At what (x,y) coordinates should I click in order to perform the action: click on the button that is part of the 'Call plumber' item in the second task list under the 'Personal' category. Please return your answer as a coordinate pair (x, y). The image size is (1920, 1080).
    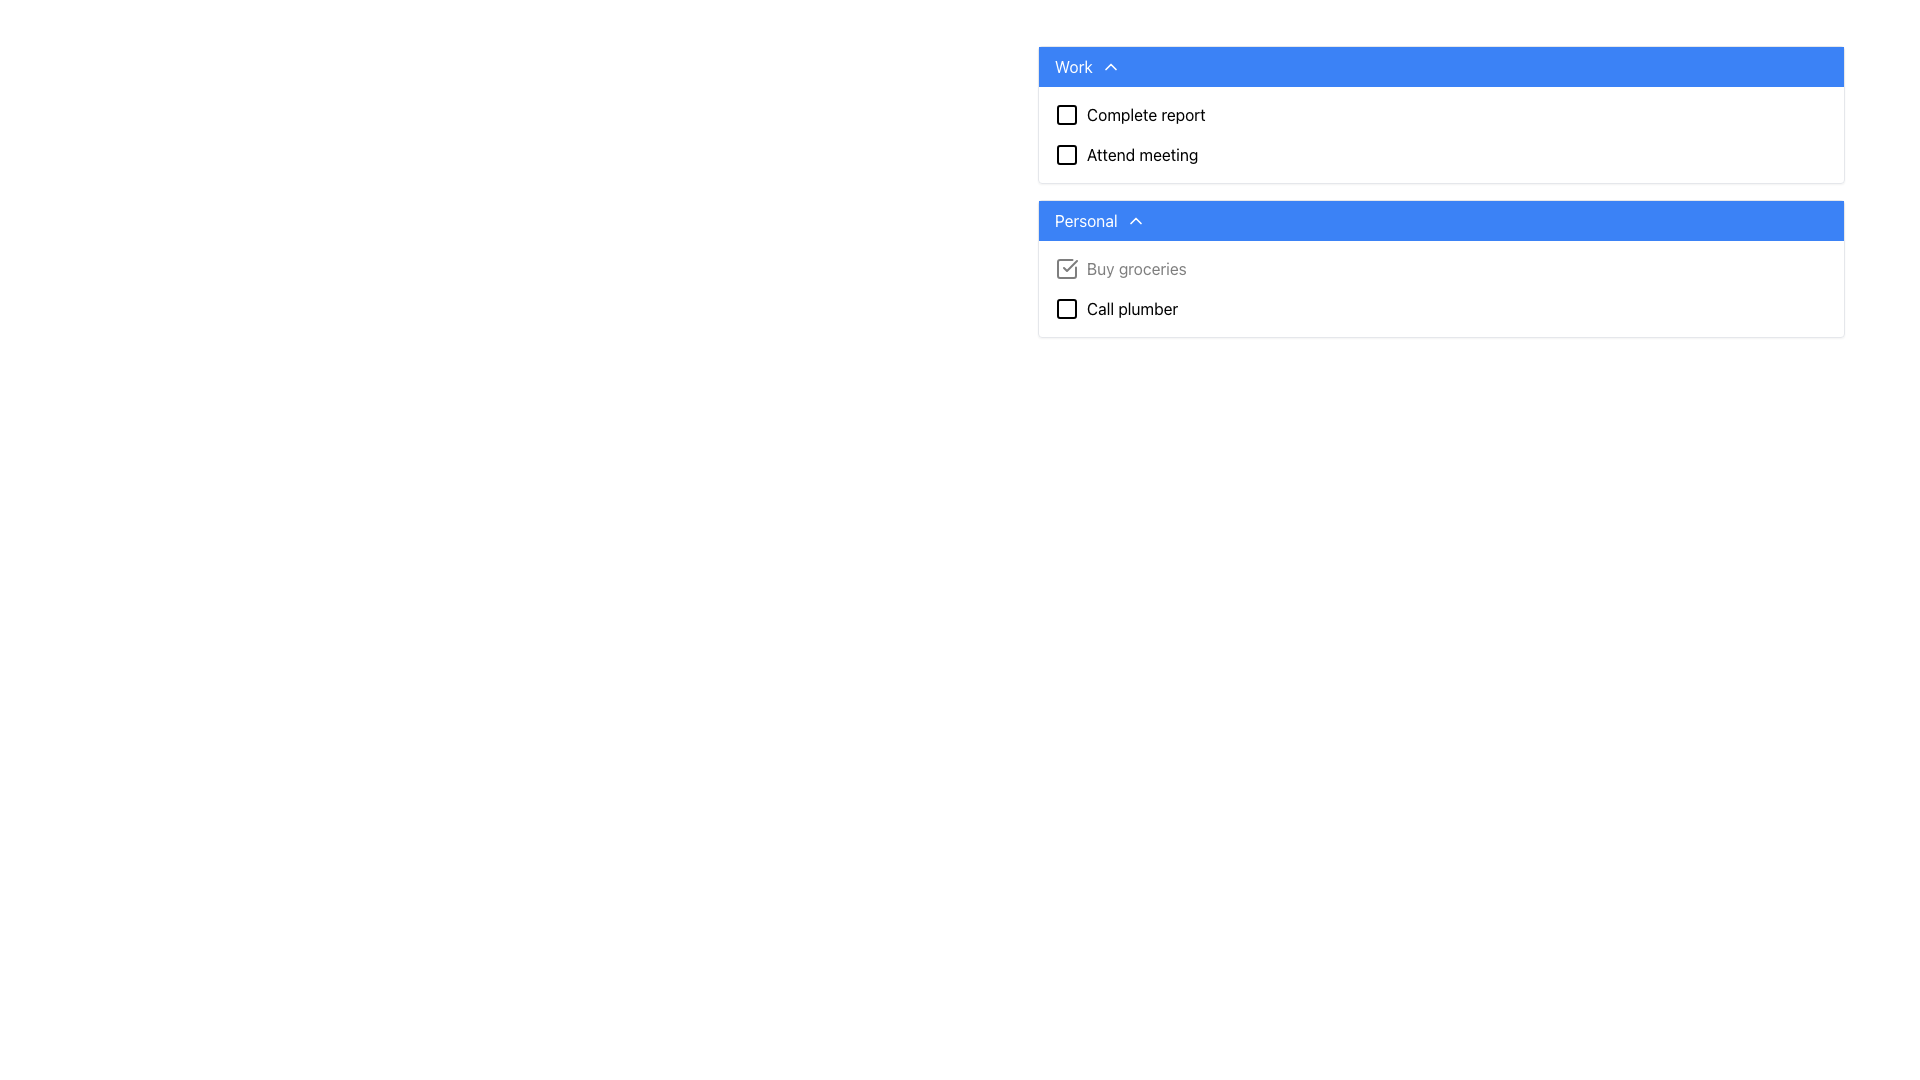
    Looking at the image, I should click on (1065, 308).